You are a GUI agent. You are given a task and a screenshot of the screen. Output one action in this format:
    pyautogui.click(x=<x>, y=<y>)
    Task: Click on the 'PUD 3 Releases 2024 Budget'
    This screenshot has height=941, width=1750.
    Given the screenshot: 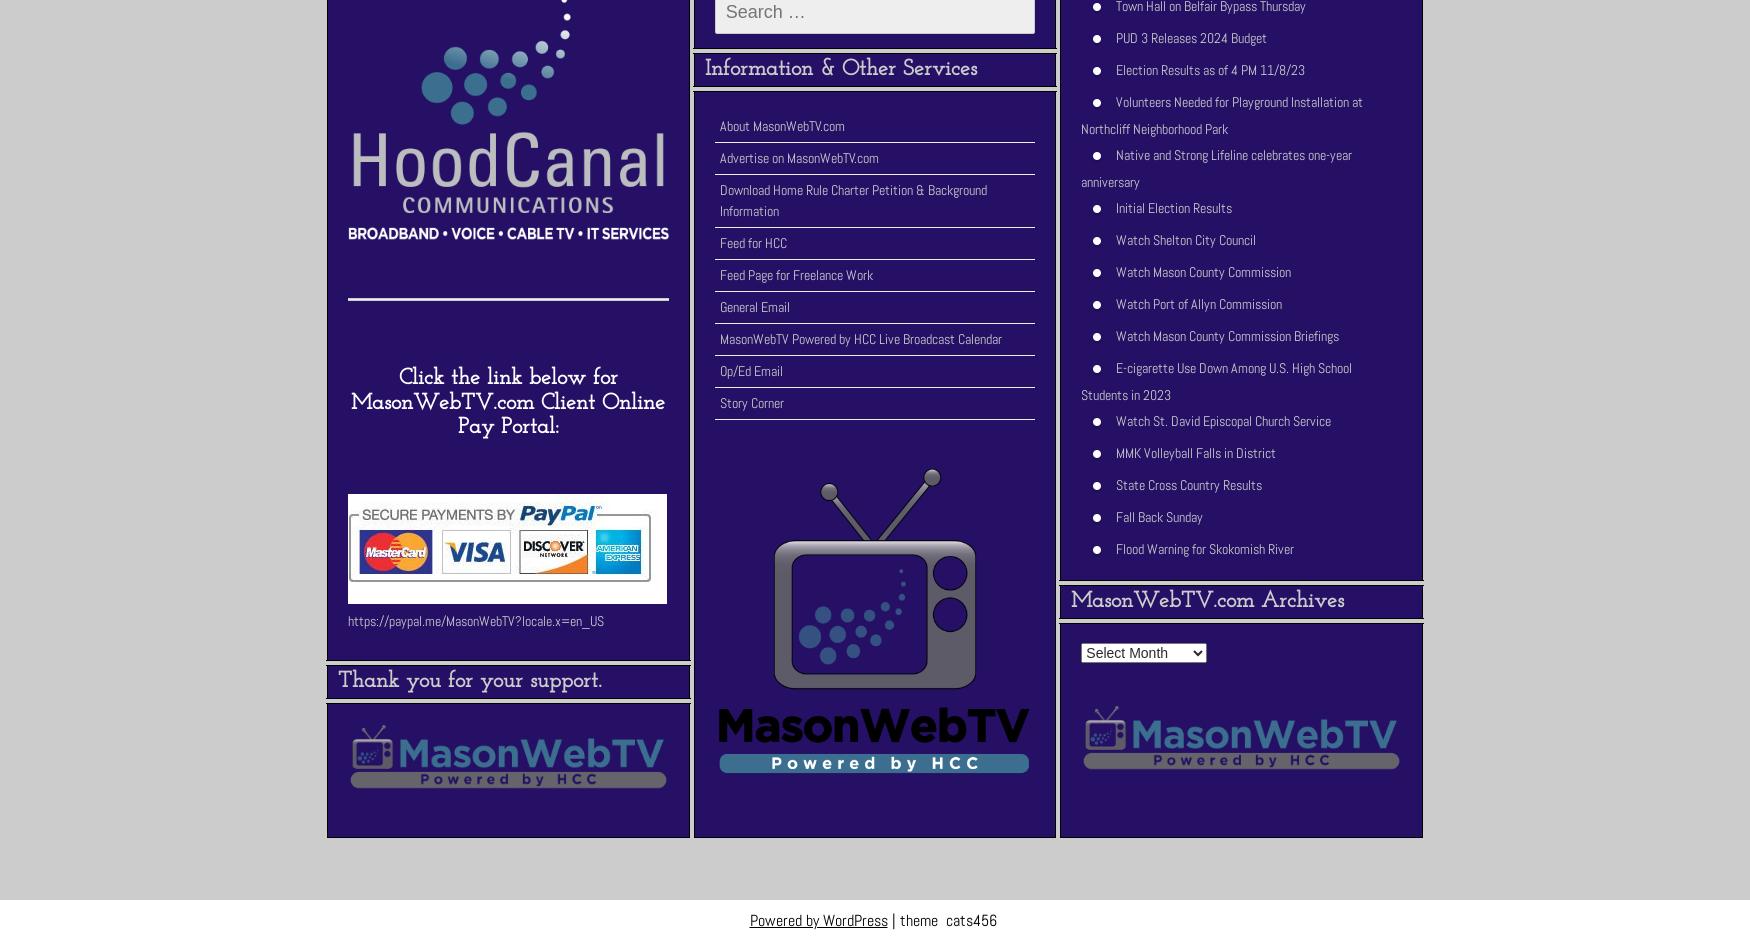 What is the action you would take?
    pyautogui.click(x=1115, y=36)
    